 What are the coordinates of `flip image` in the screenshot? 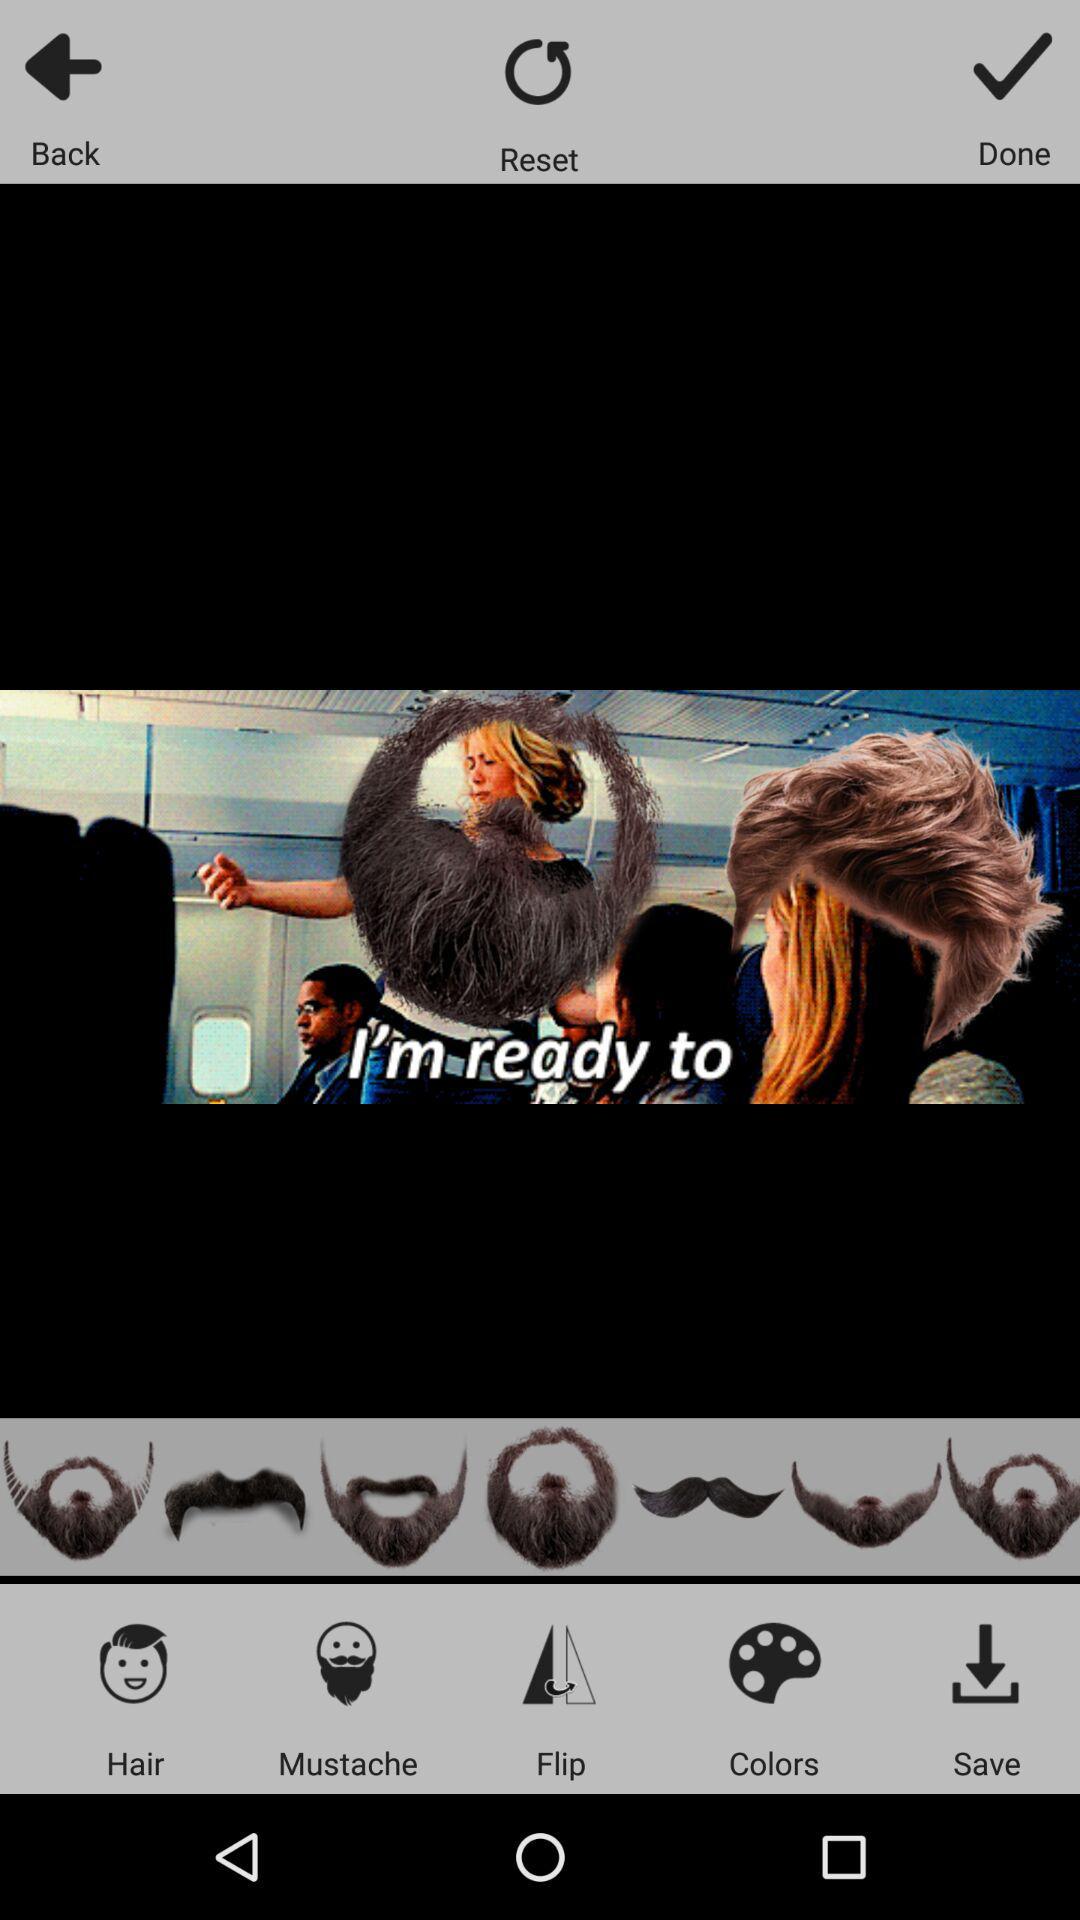 It's located at (560, 1662).